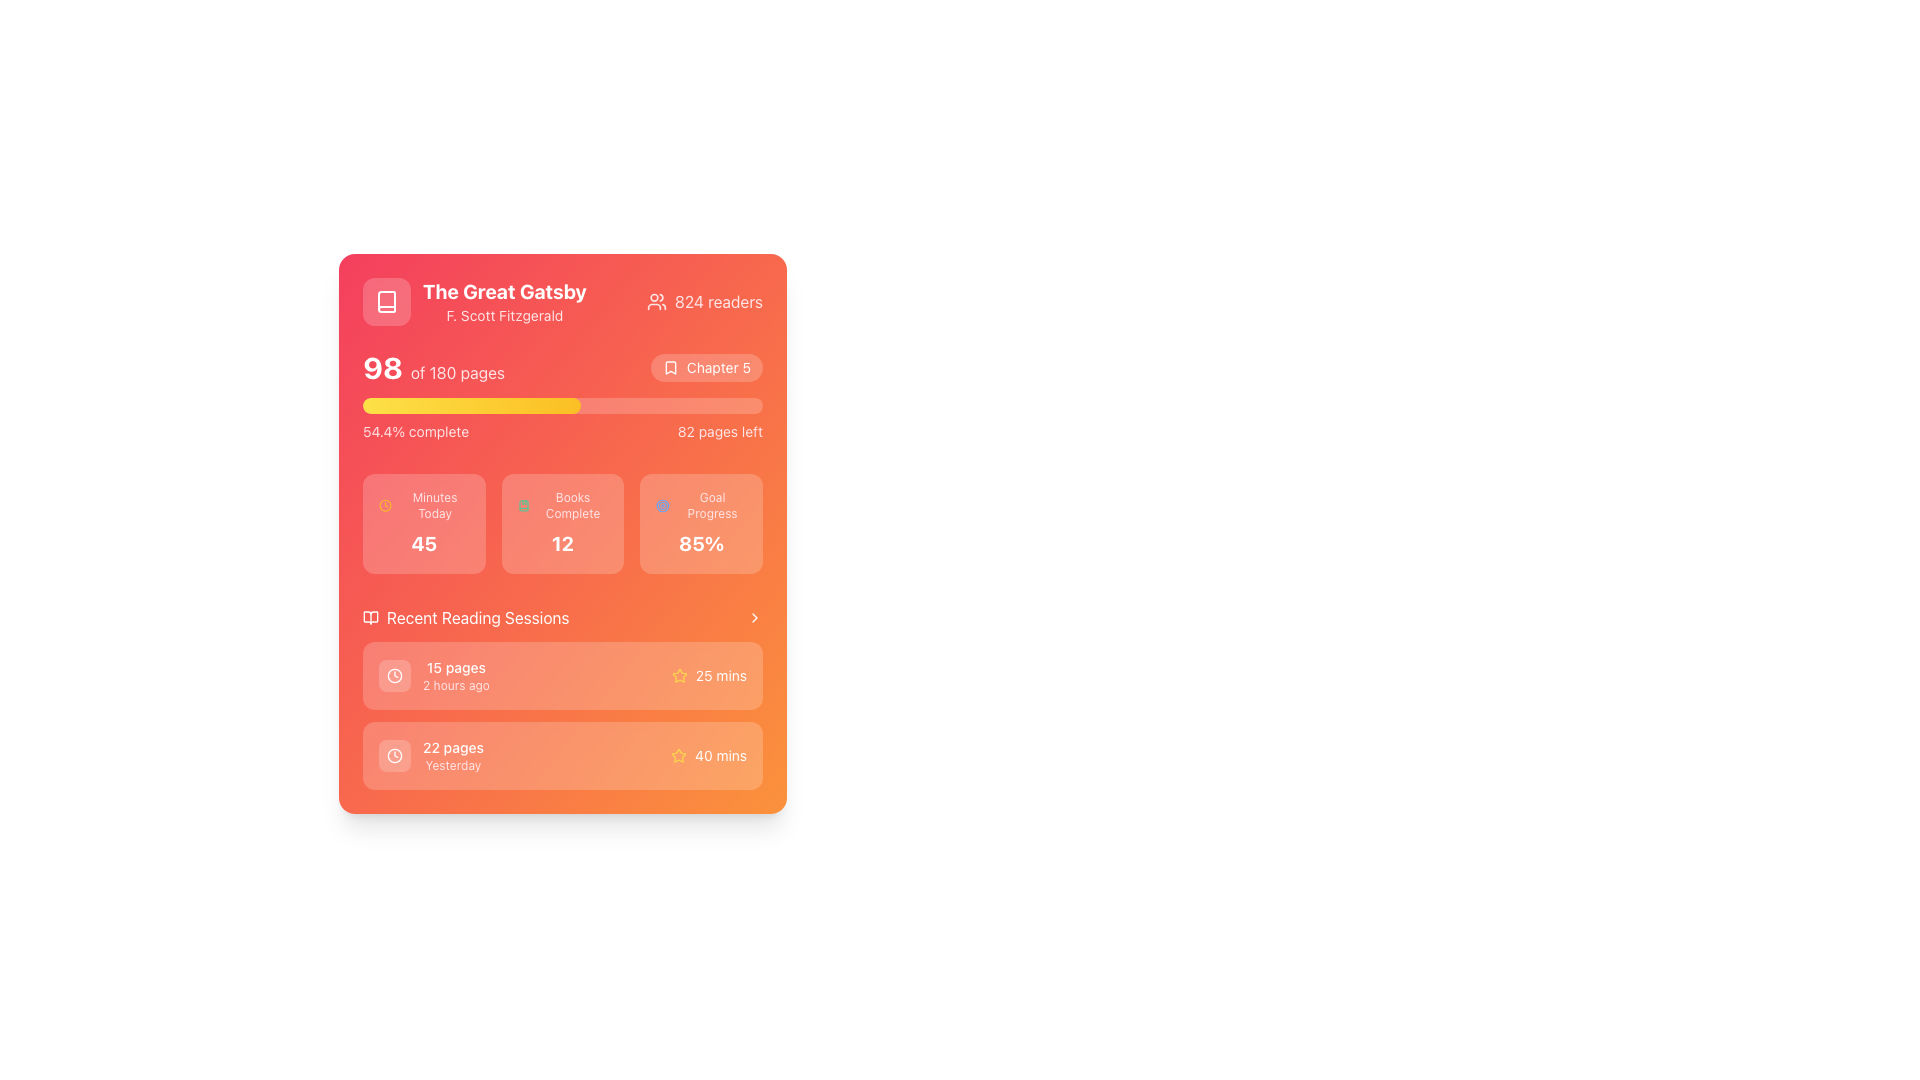  What do you see at coordinates (679, 755) in the screenshot?
I see `the star-shaped icon that represents a favorite or significant item, located to the right of the text '25 mins' under the 'Recent Reading Sessions' section` at bounding box center [679, 755].